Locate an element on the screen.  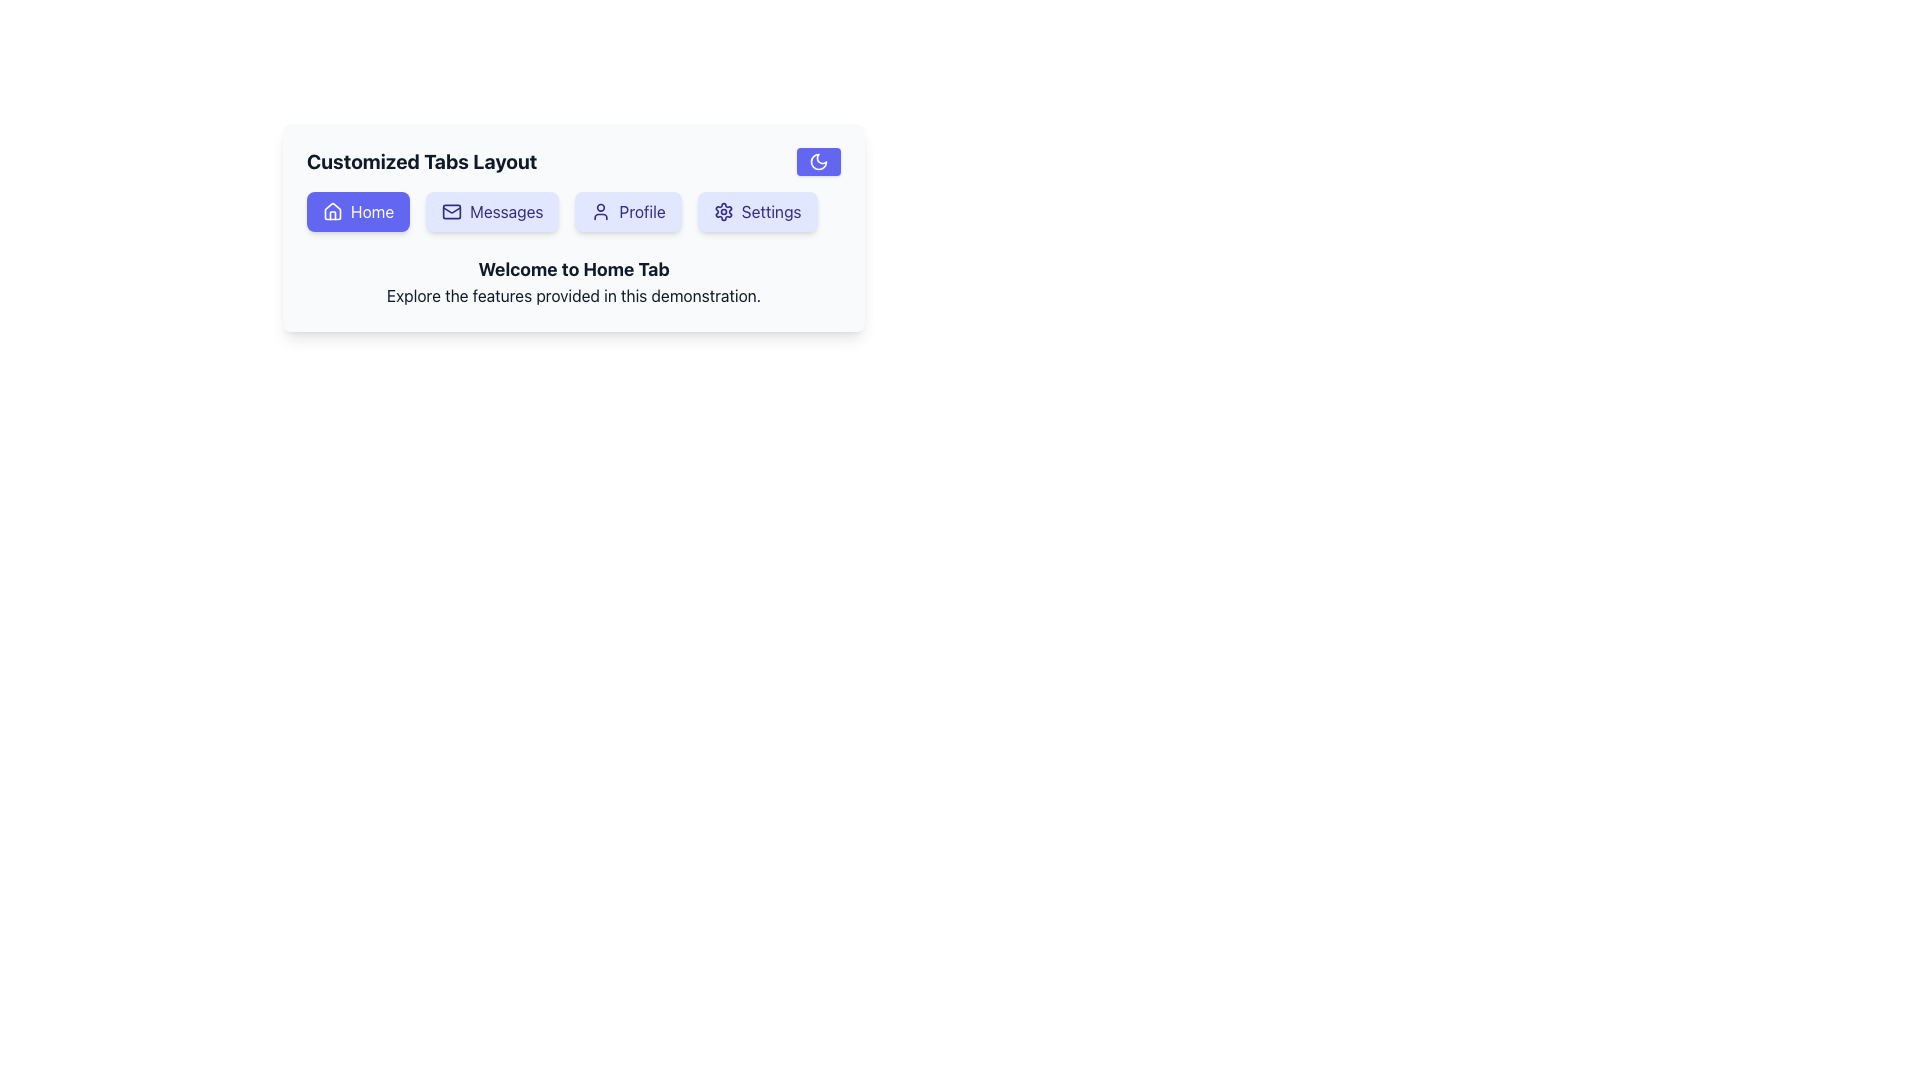
the 'Settings' button, which is the fourth button in the navigation bar is located at coordinates (756, 212).